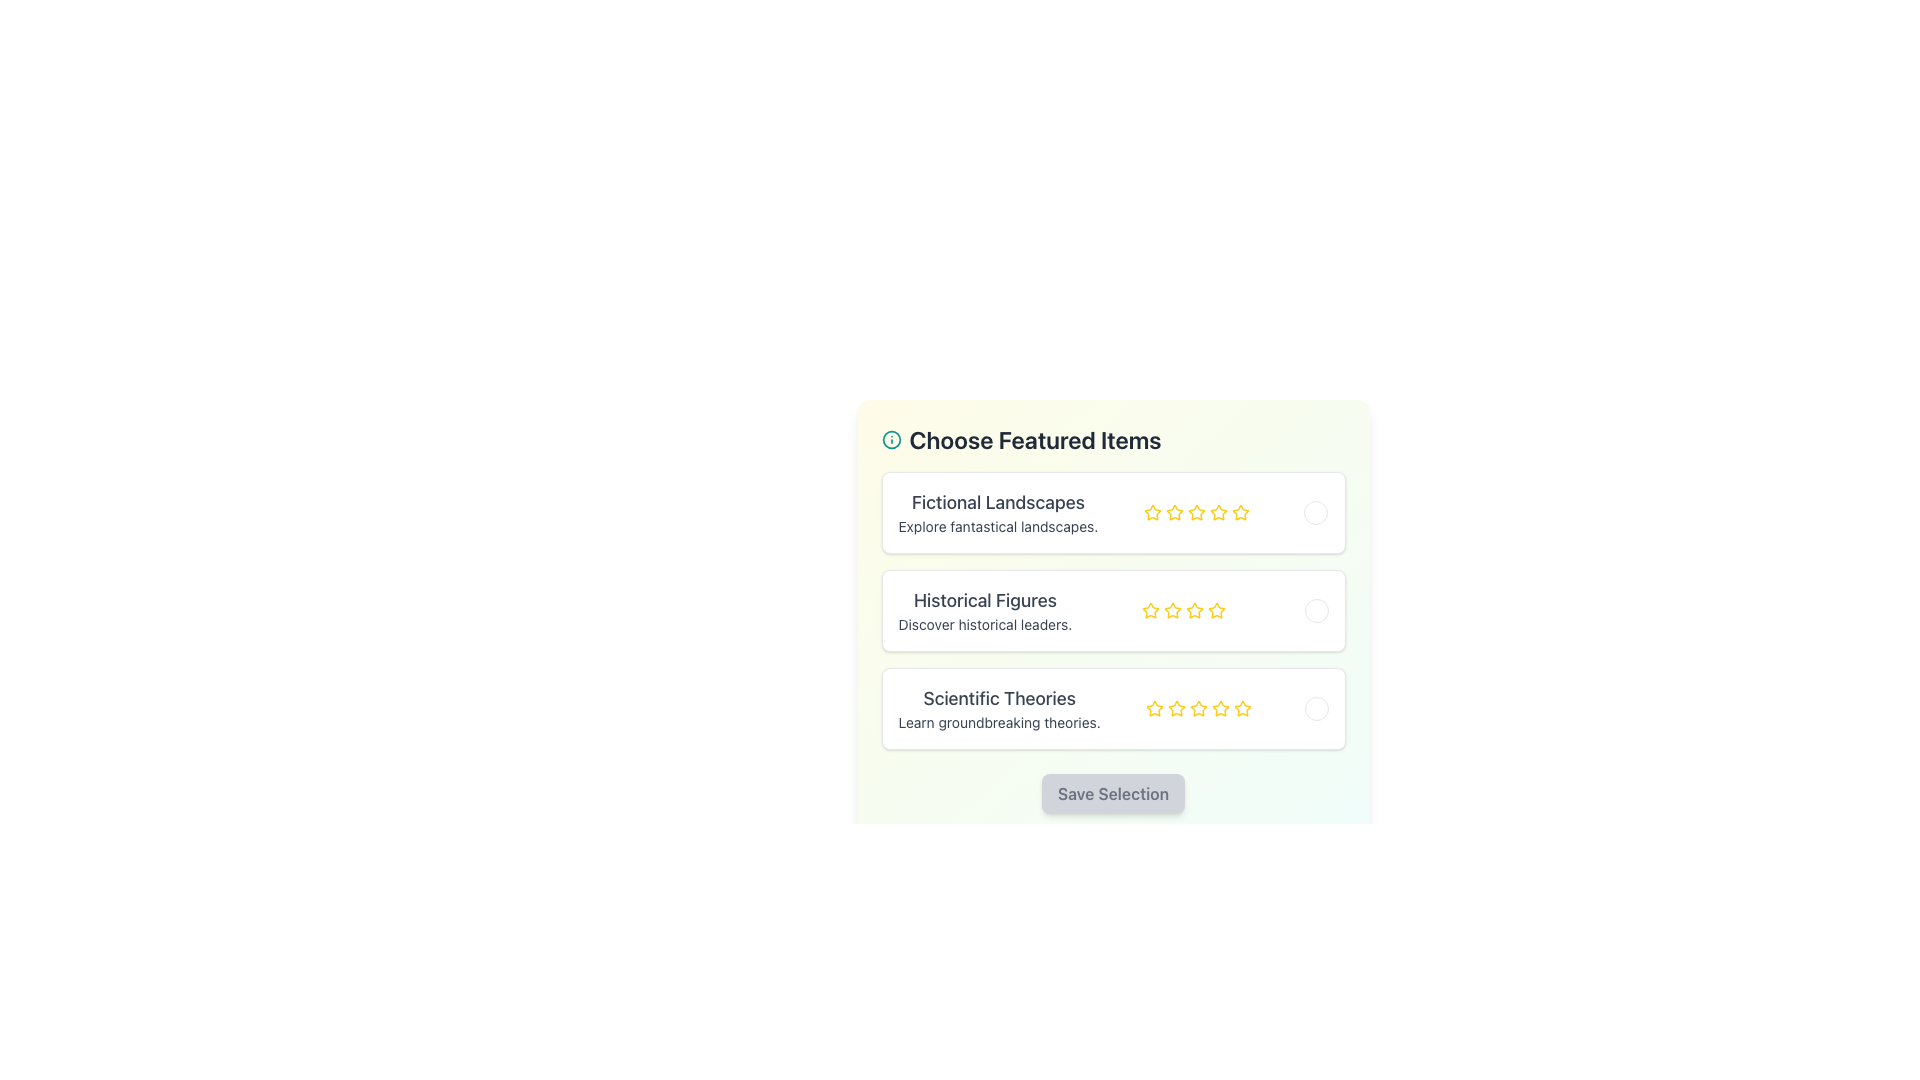  I want to click on the third star icon in the rating component for the 'Scientific Theories' category to rate it, so click(1218, 708).